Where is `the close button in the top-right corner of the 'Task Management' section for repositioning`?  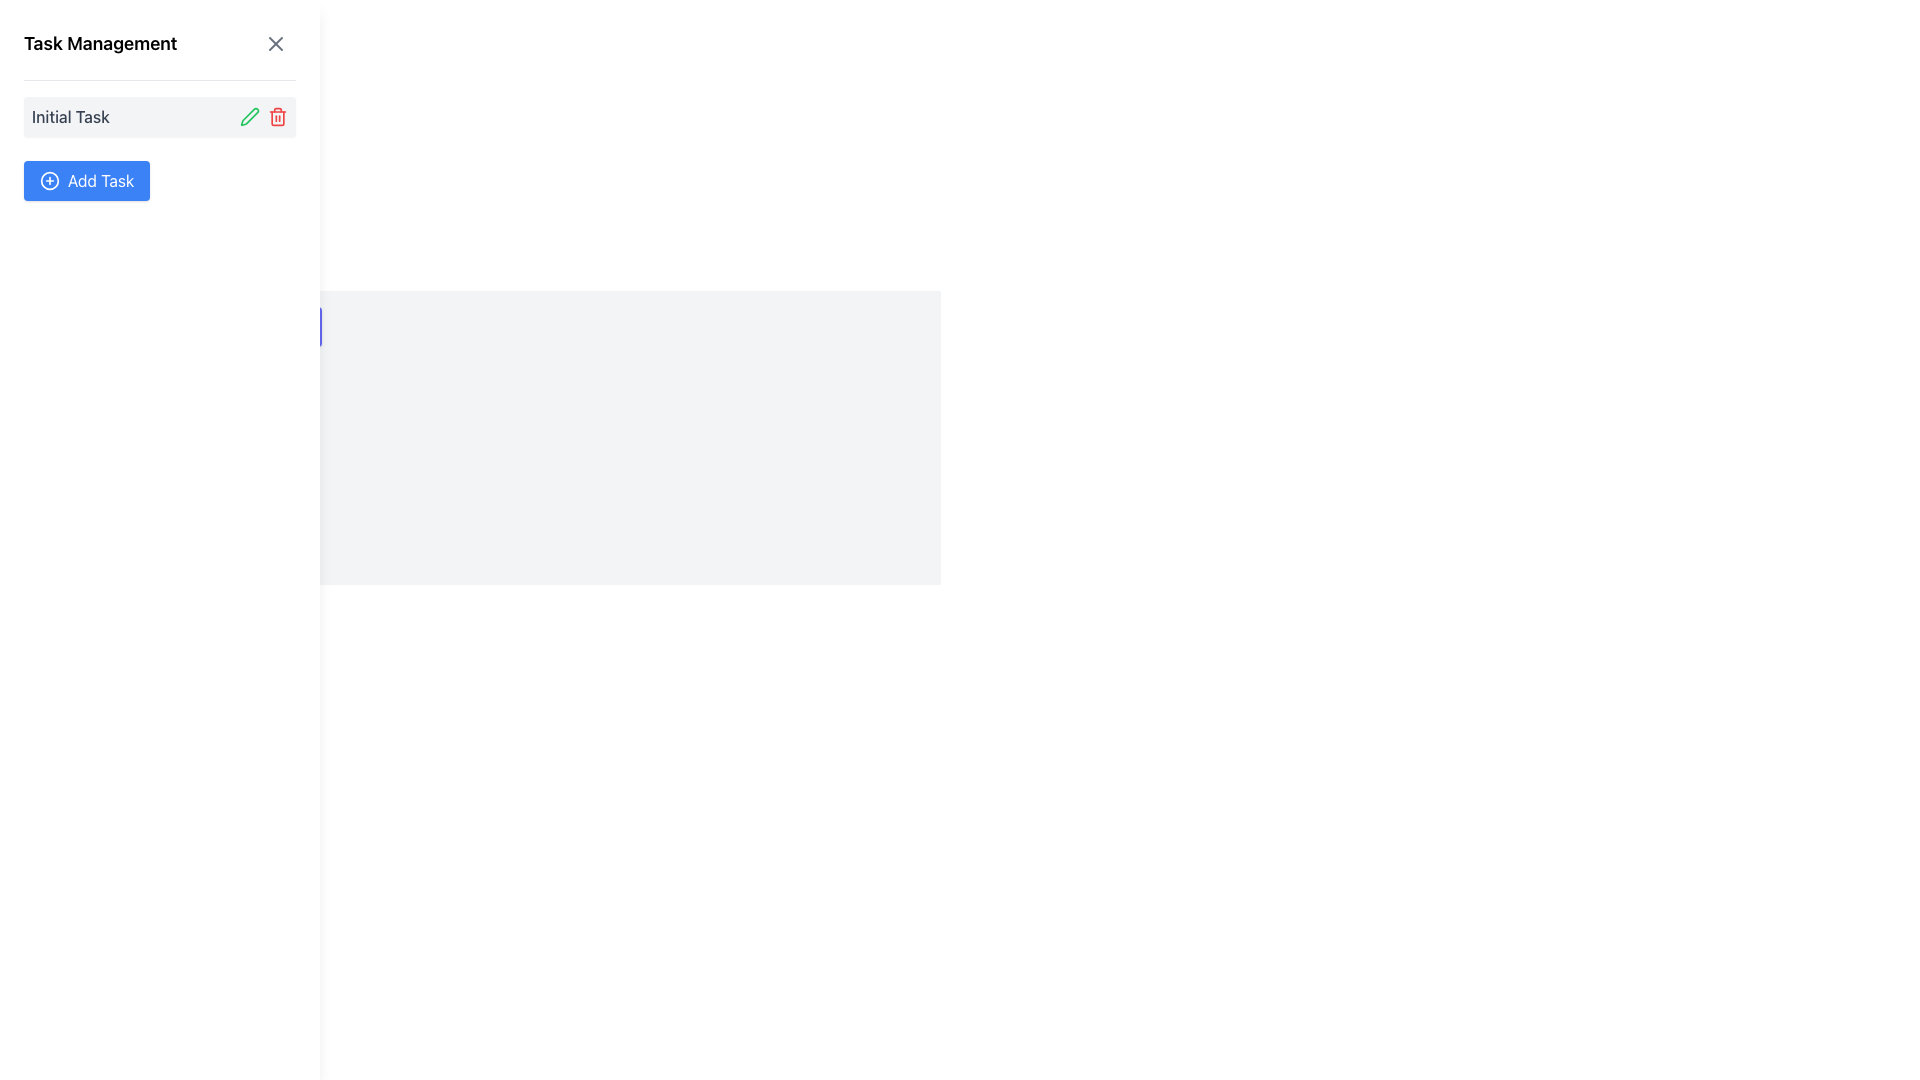
the close button in the top-right corner of the 'Task Management' section for repositioning is located at coordinates (274, 43).